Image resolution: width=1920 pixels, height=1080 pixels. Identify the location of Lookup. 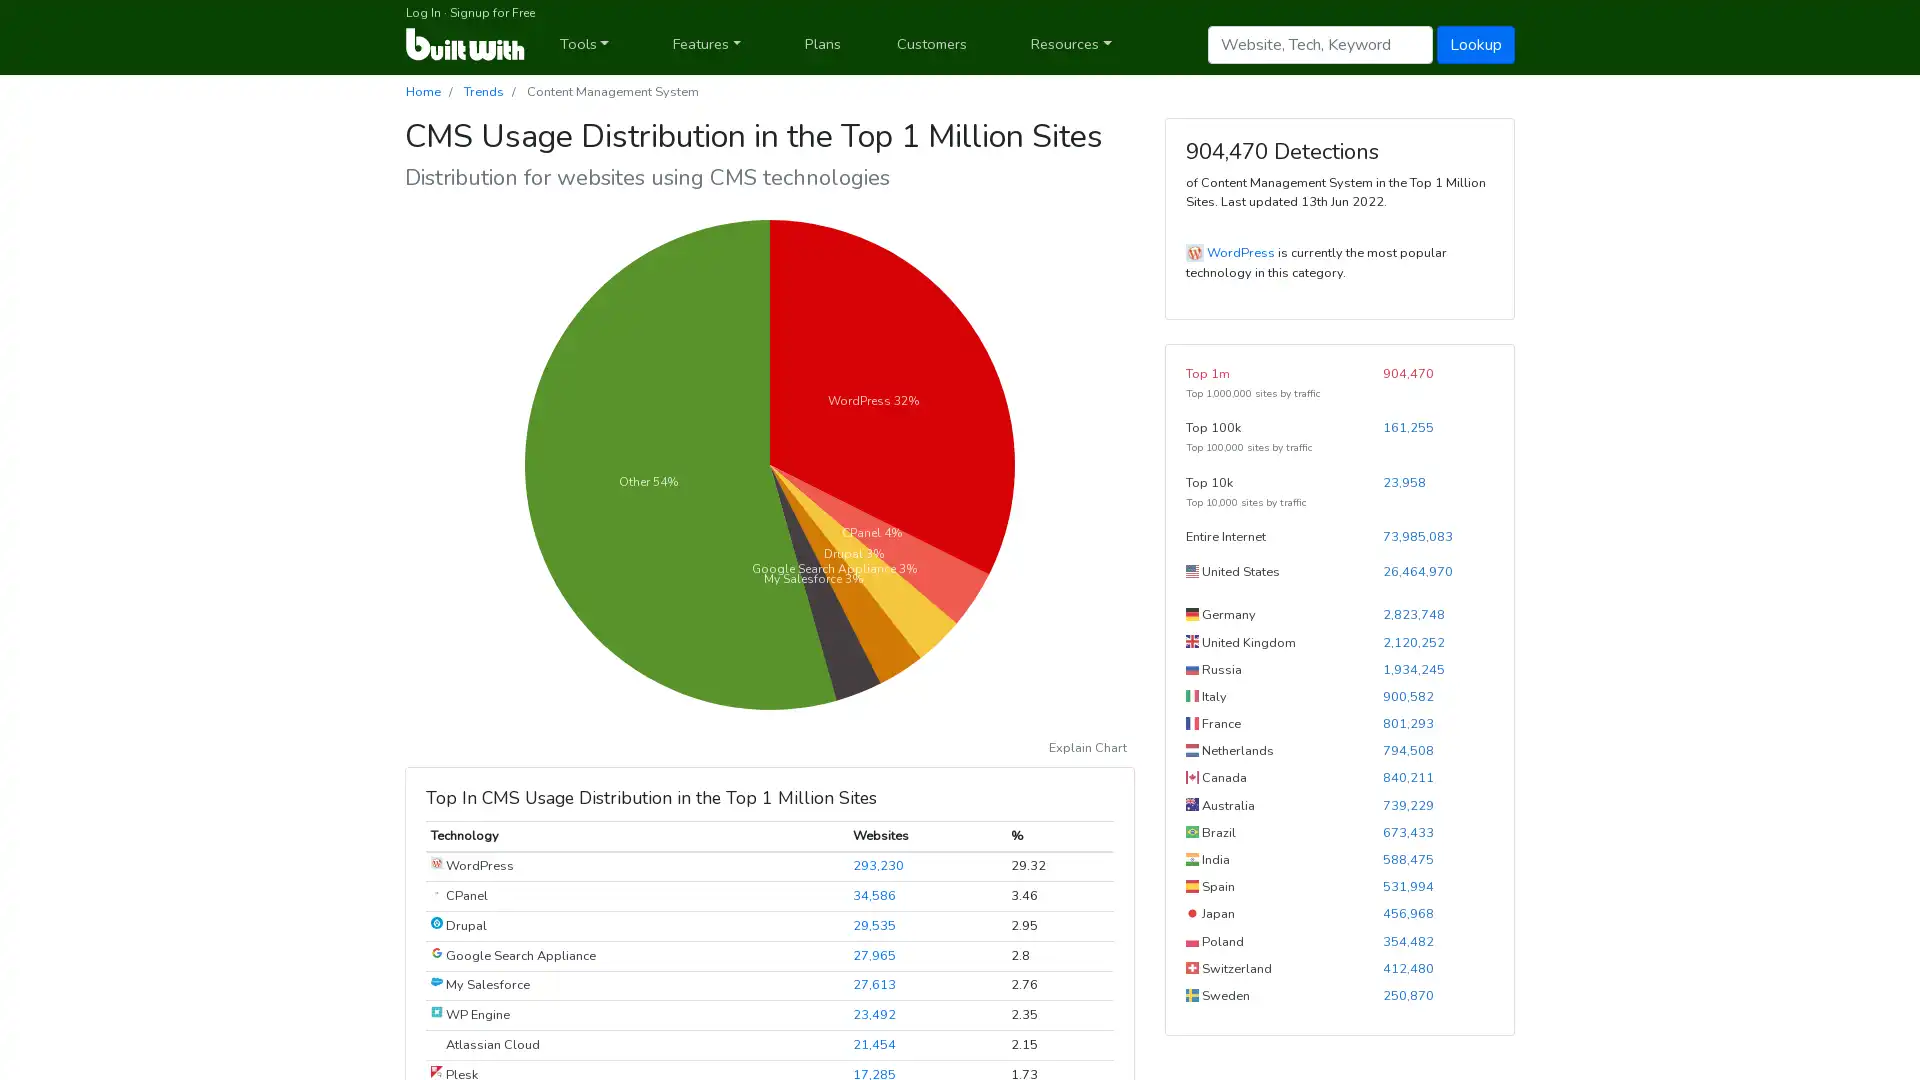
(1476, 43).